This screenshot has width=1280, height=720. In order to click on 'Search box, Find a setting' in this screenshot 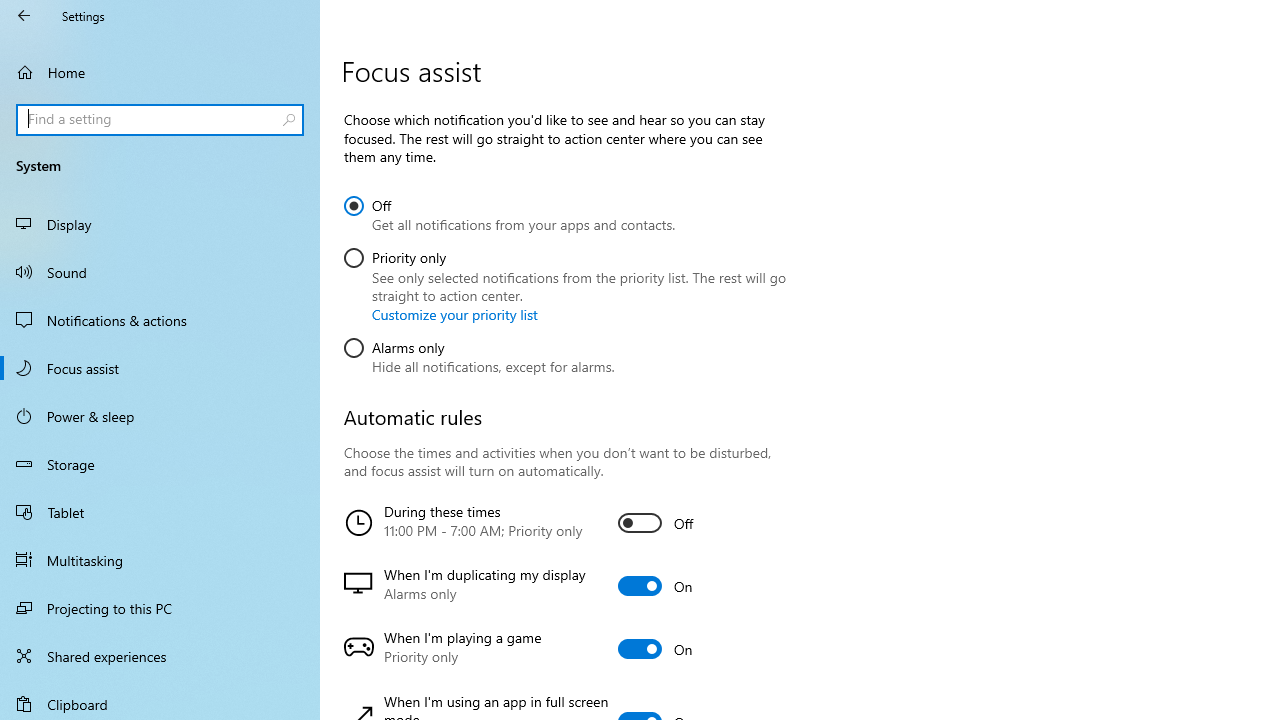, I will do `click(160, 119)`.